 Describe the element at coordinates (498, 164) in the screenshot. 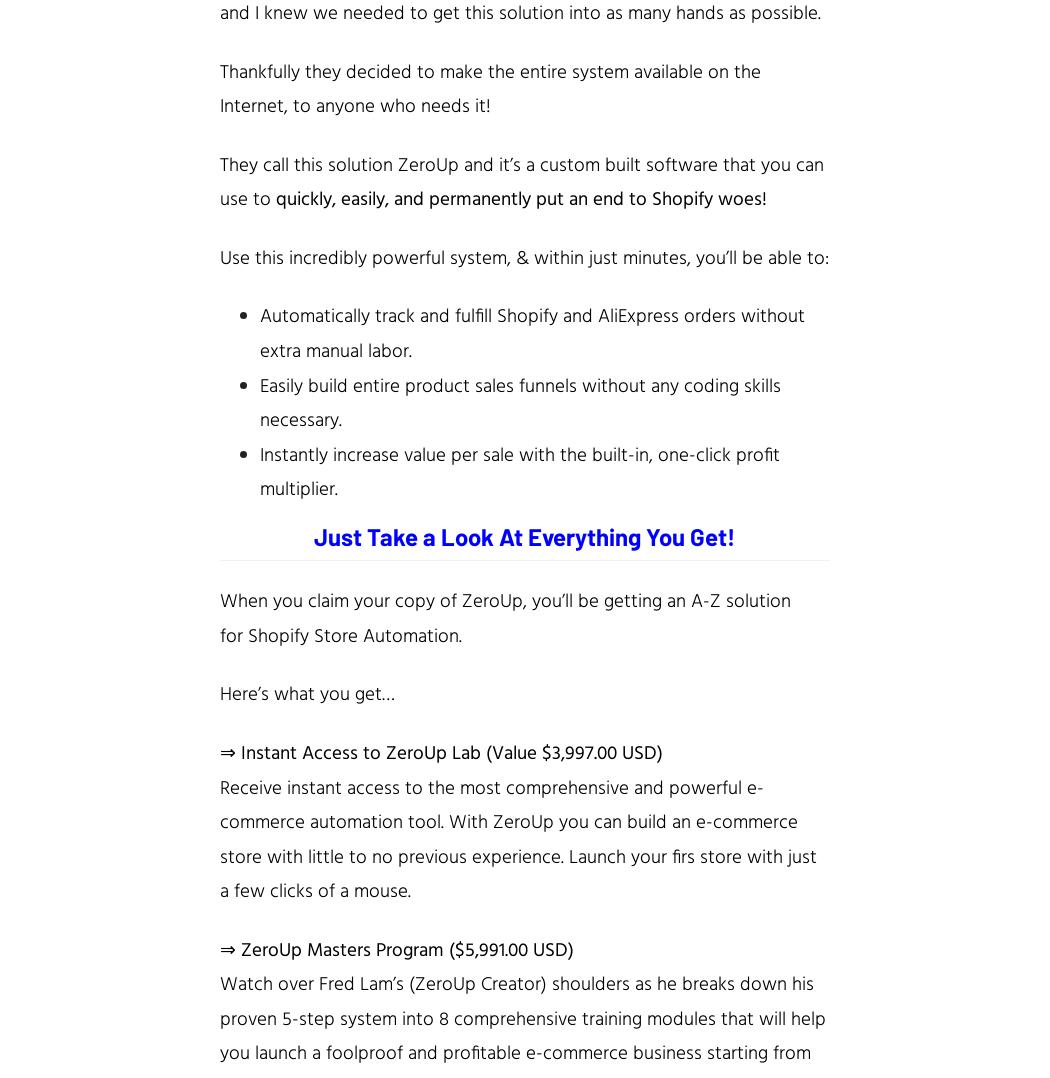

I see `'and it’s a'` at that location.